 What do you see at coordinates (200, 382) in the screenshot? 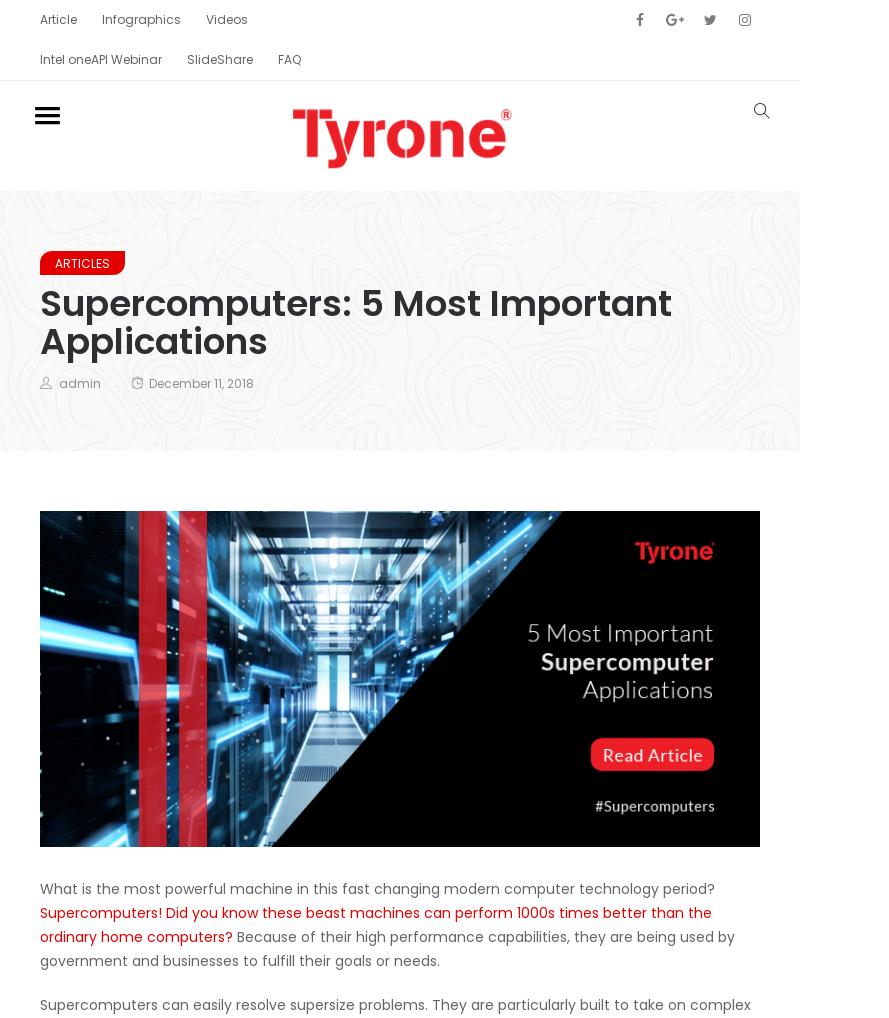
I see `'December 11, 2018'` at bounding box center [200, 382].